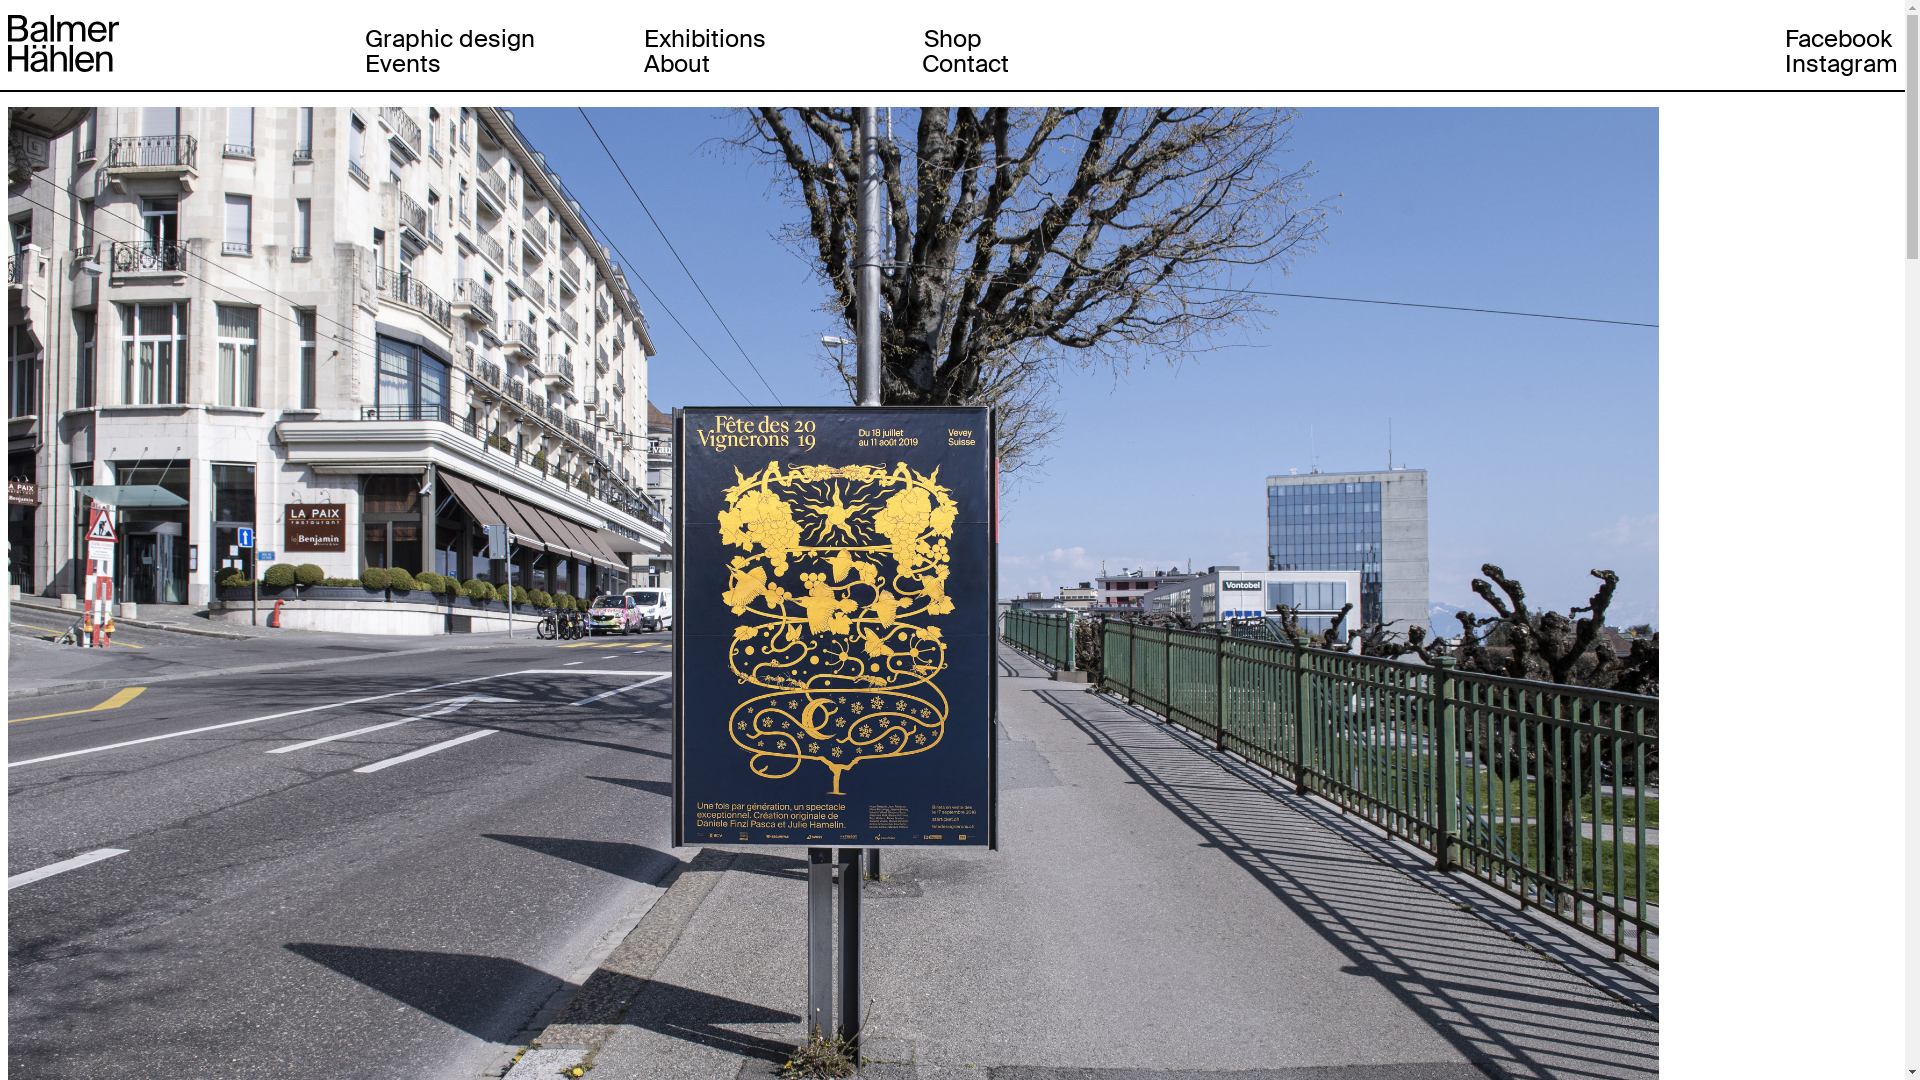 This screenshot has height=1080, width=1920. I want to click on 'Facebook', so click(1784, 38).